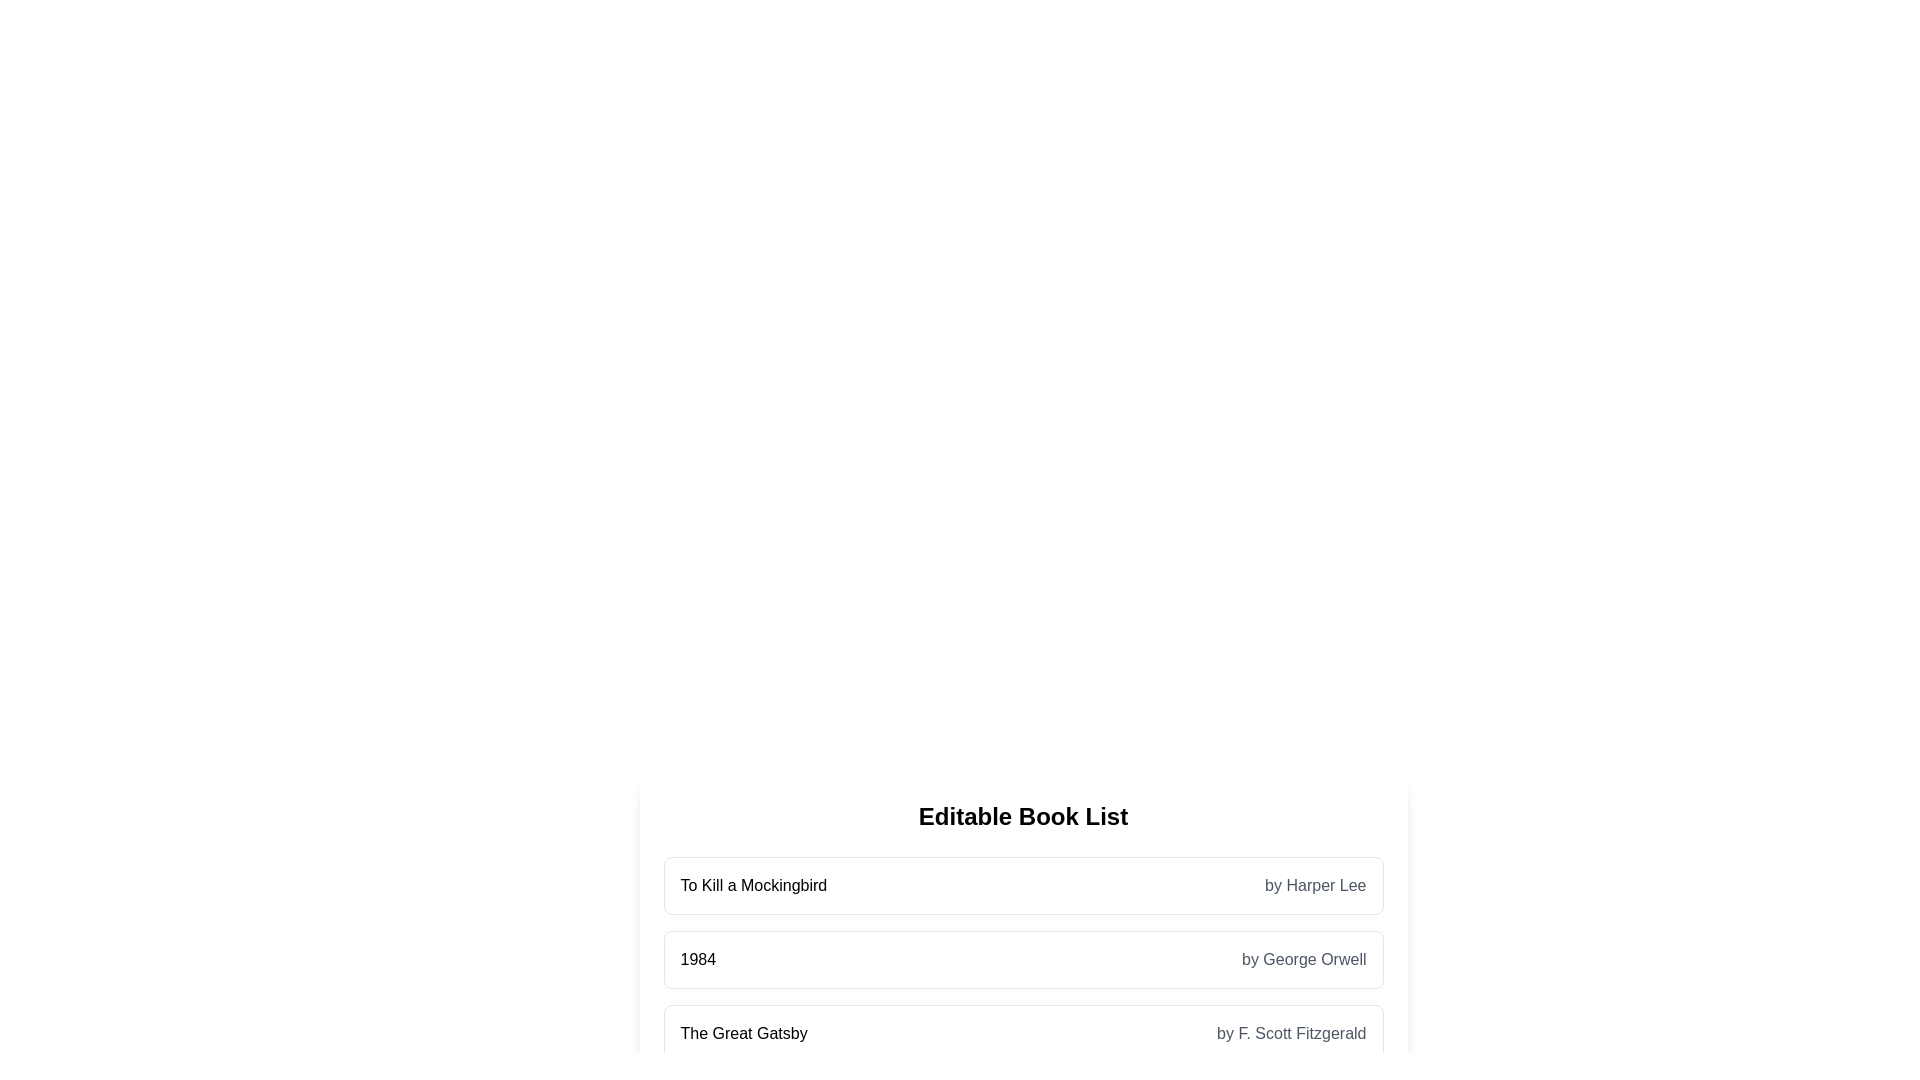 Image resolution: width=1920 pixels, height=1080 pixels. Describe the element at coordinates (1304, 959) in the screenshot. I see `content 'by George Orwell' displayed in a light gray text label, which is aligned to the right of '1984'` at that location.